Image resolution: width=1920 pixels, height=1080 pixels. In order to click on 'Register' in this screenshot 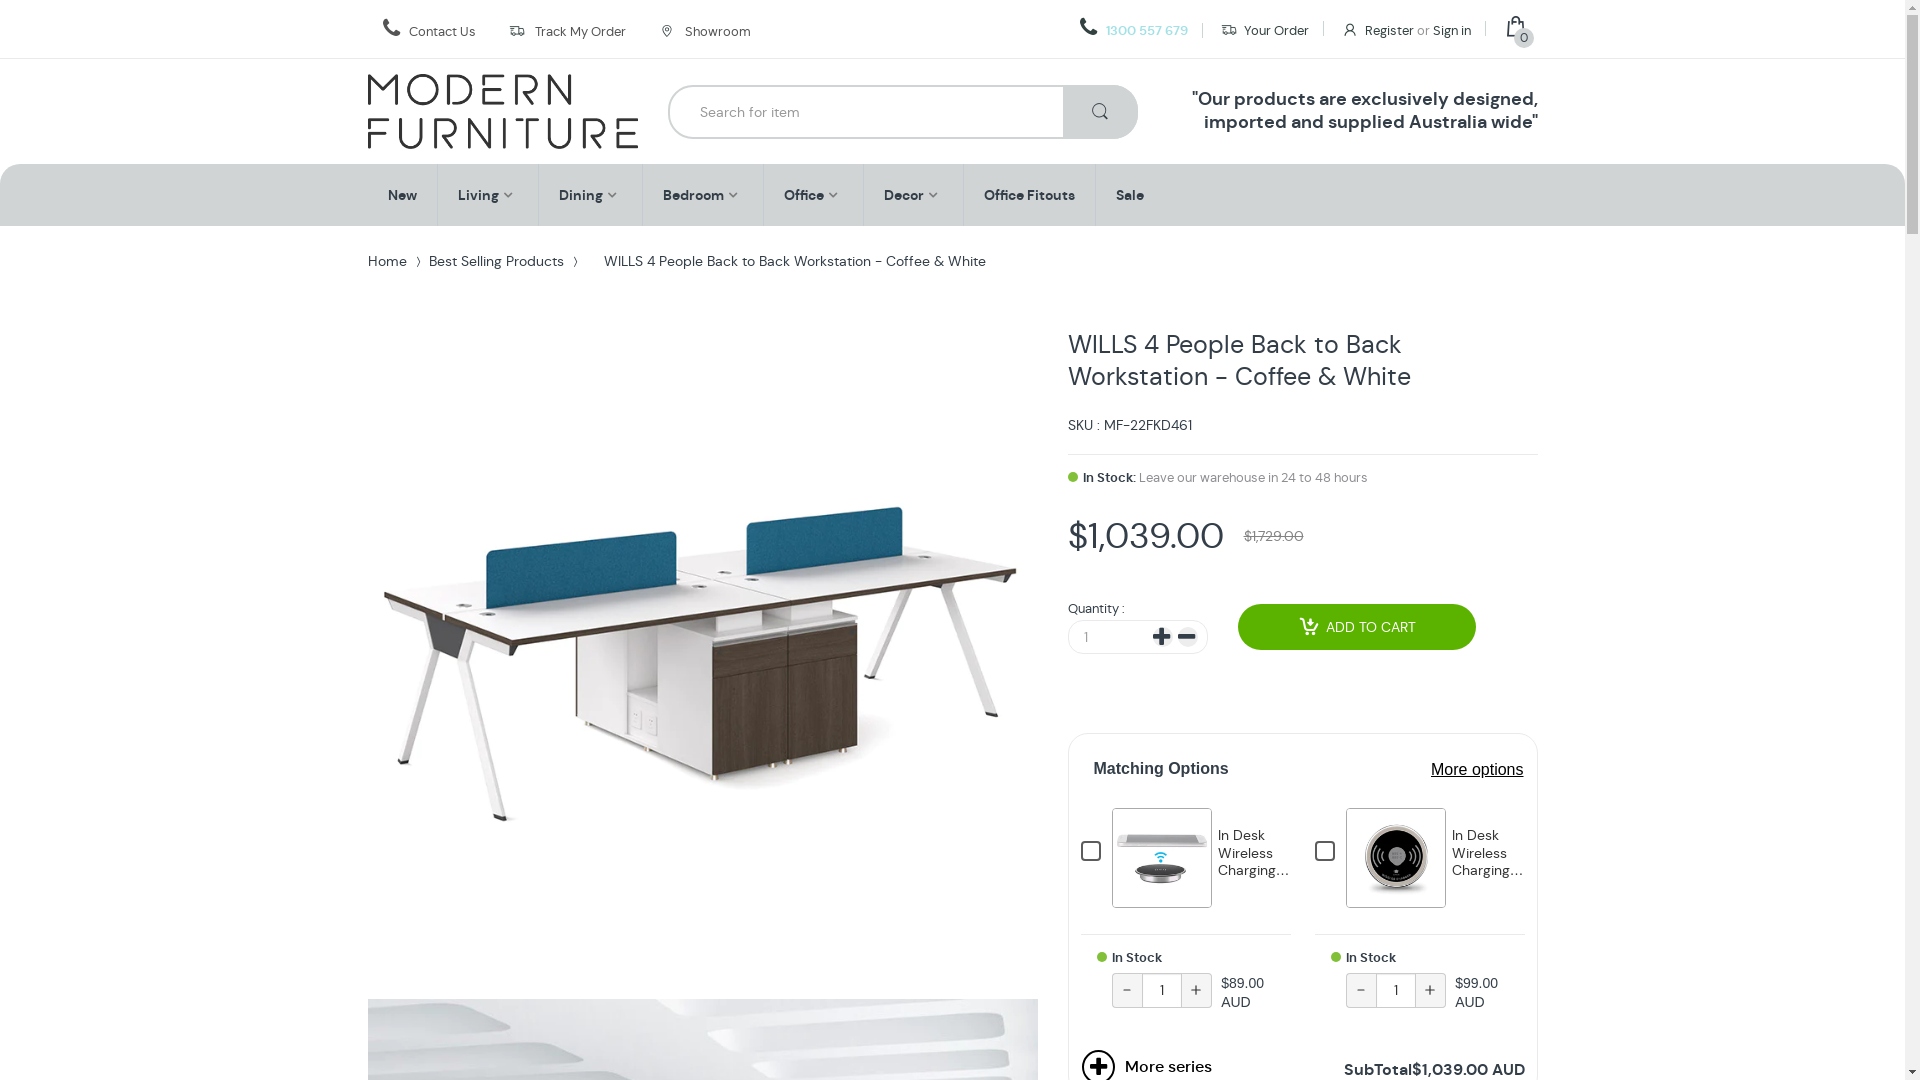, I will do `click(1376, 29)`.